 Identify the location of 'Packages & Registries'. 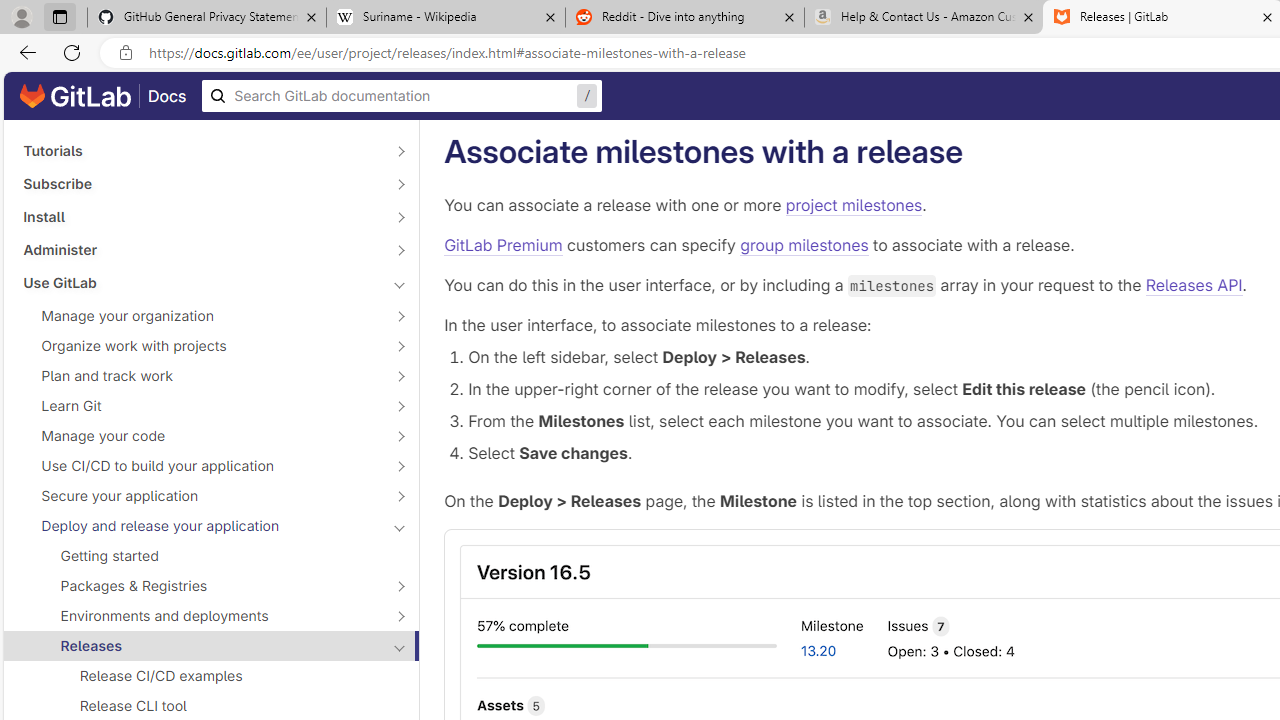
(200, 585).